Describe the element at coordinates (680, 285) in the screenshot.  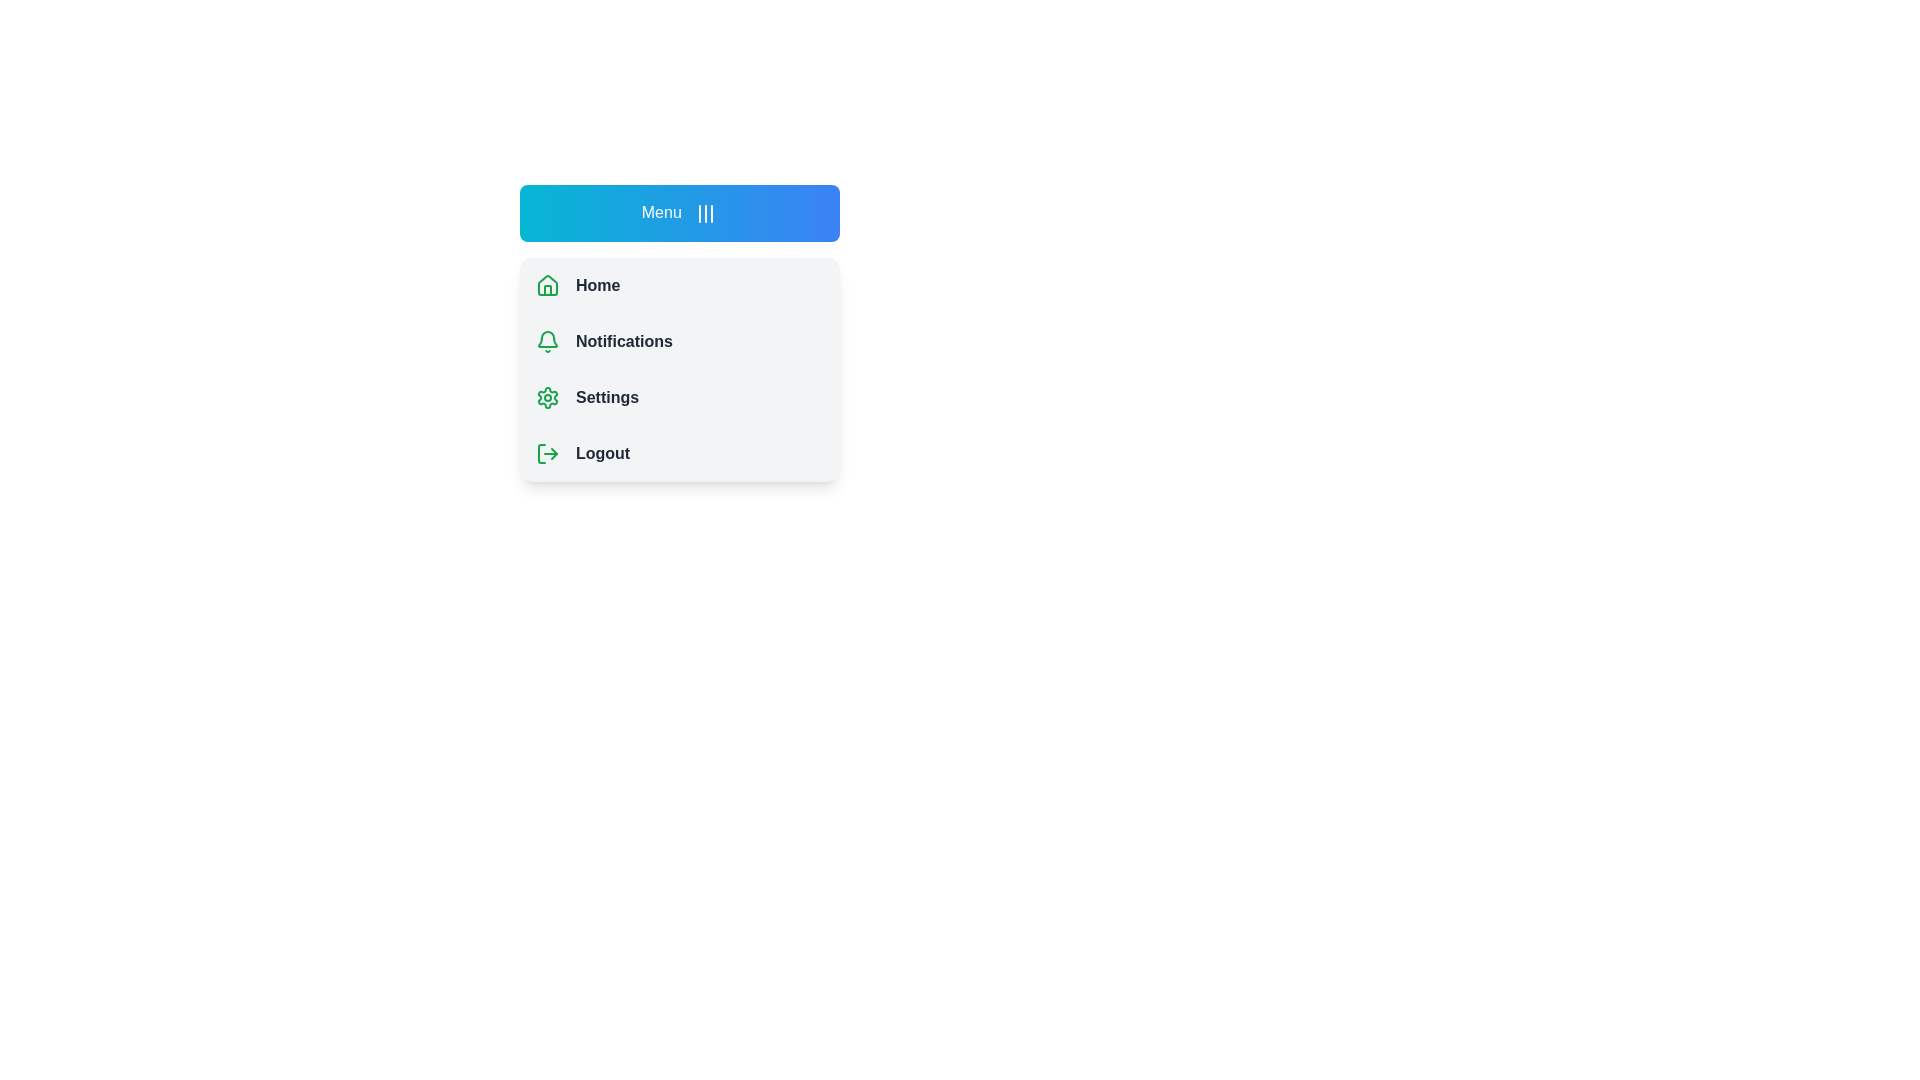
I see `the menu item Home to select it` at that location.